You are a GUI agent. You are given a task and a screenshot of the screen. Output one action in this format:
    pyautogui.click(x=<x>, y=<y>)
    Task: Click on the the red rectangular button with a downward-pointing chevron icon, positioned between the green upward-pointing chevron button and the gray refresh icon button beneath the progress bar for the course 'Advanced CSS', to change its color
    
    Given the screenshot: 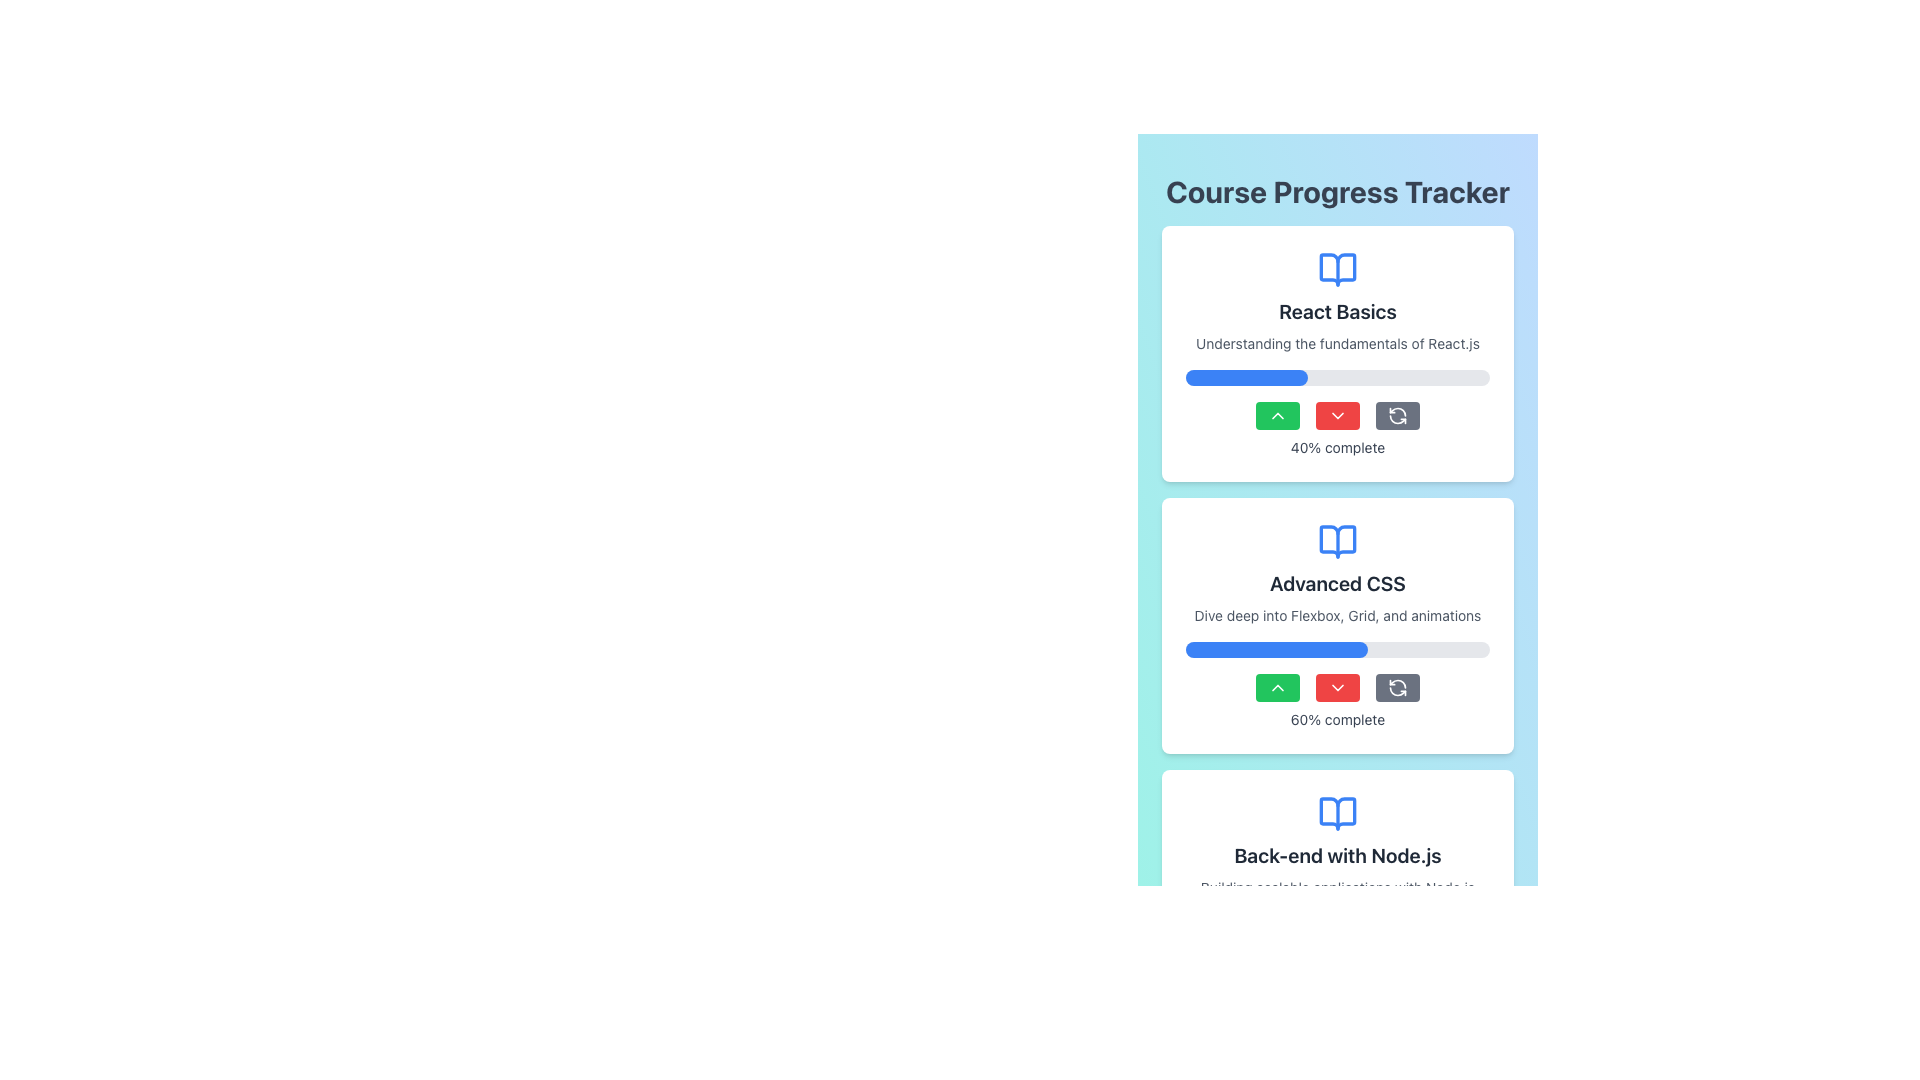 What is the action you would take?
    pyautogui.click(x=1338, y=686)
    